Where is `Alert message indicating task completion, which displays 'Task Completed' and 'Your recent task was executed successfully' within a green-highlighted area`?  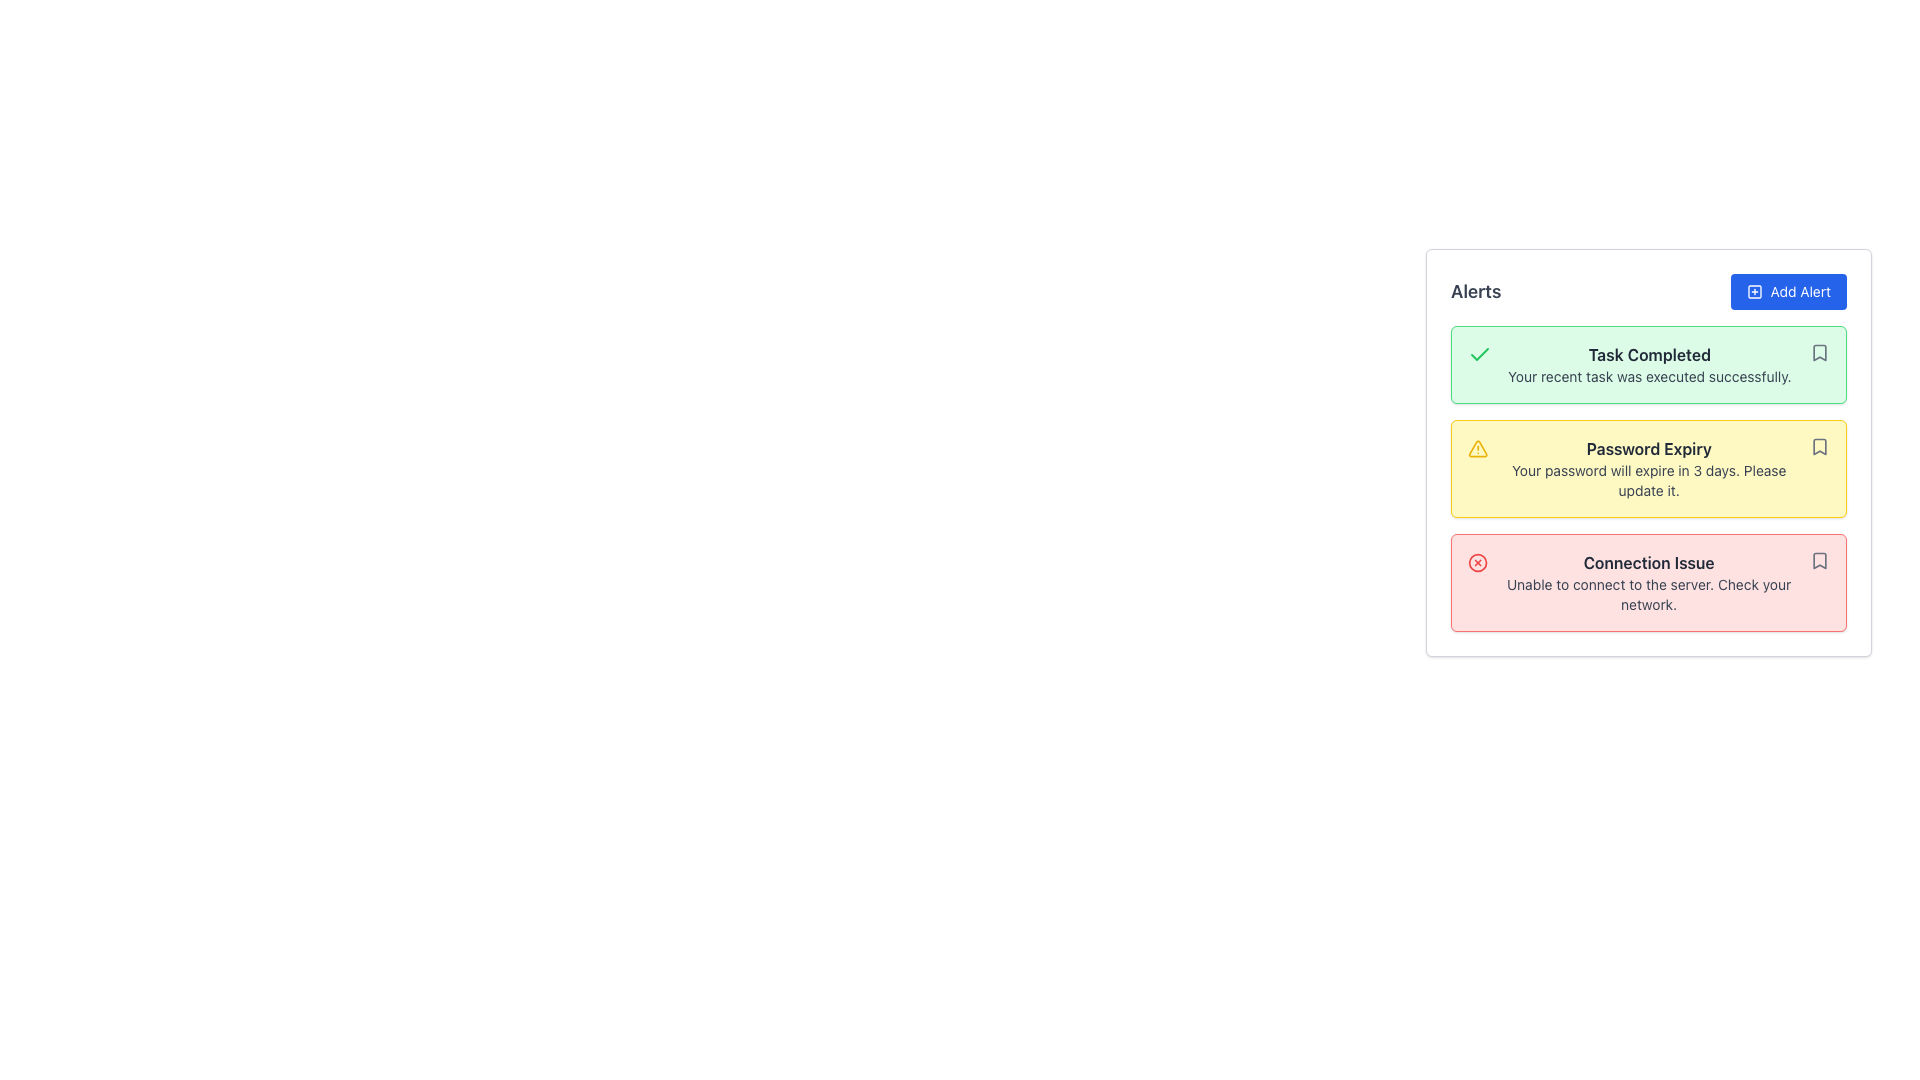 Alert message indicating task completion, which displays 'Task Completed' and 'Your recent task was executed successfully' within a green-highlighted area is located at coordinates (1649, 365).